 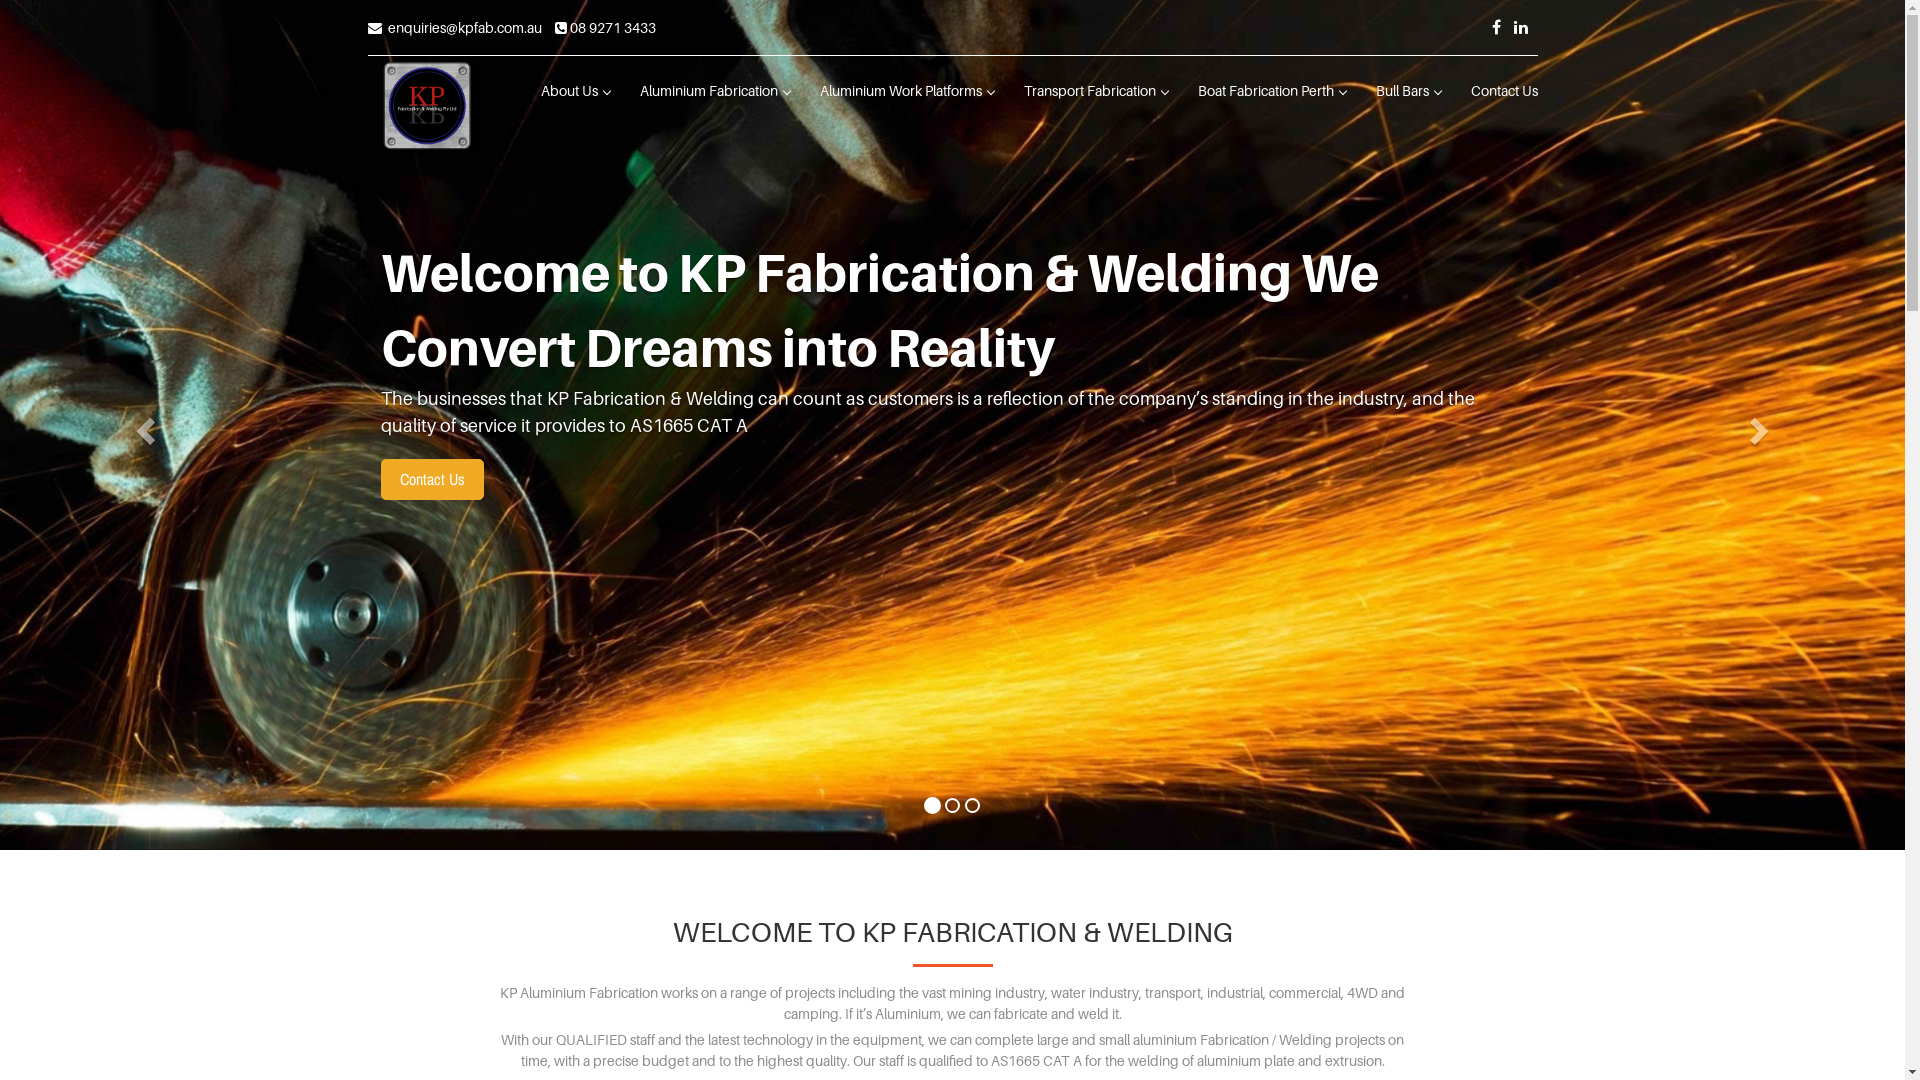 What do you see at coordinates (526, 91) in the screenshot?
I see `'About Us'` at bounding box center [526, 91].